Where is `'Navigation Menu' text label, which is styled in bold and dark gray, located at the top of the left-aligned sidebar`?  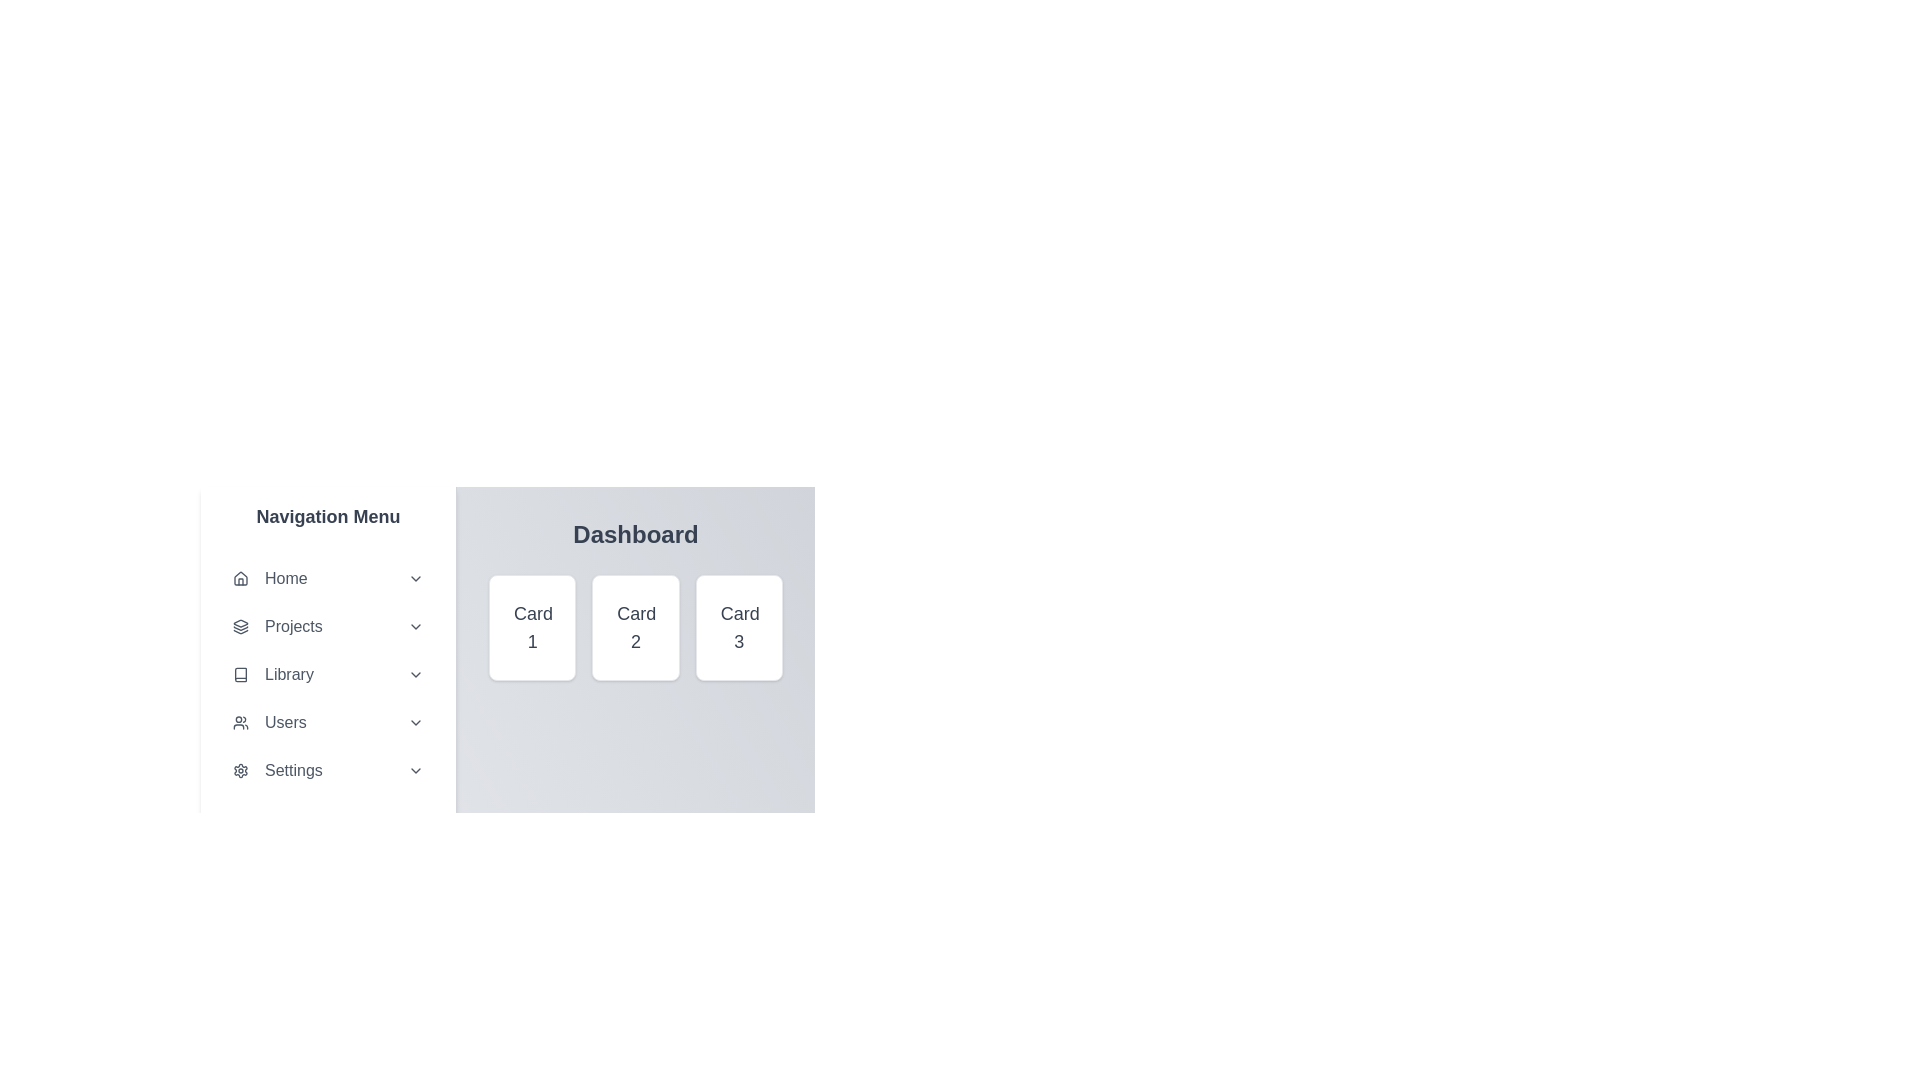 'Navigation Menu' text label, which is styled in bold and dark gray, located at the top of the left-aligned sidebar is located at coordinates (328, 515).